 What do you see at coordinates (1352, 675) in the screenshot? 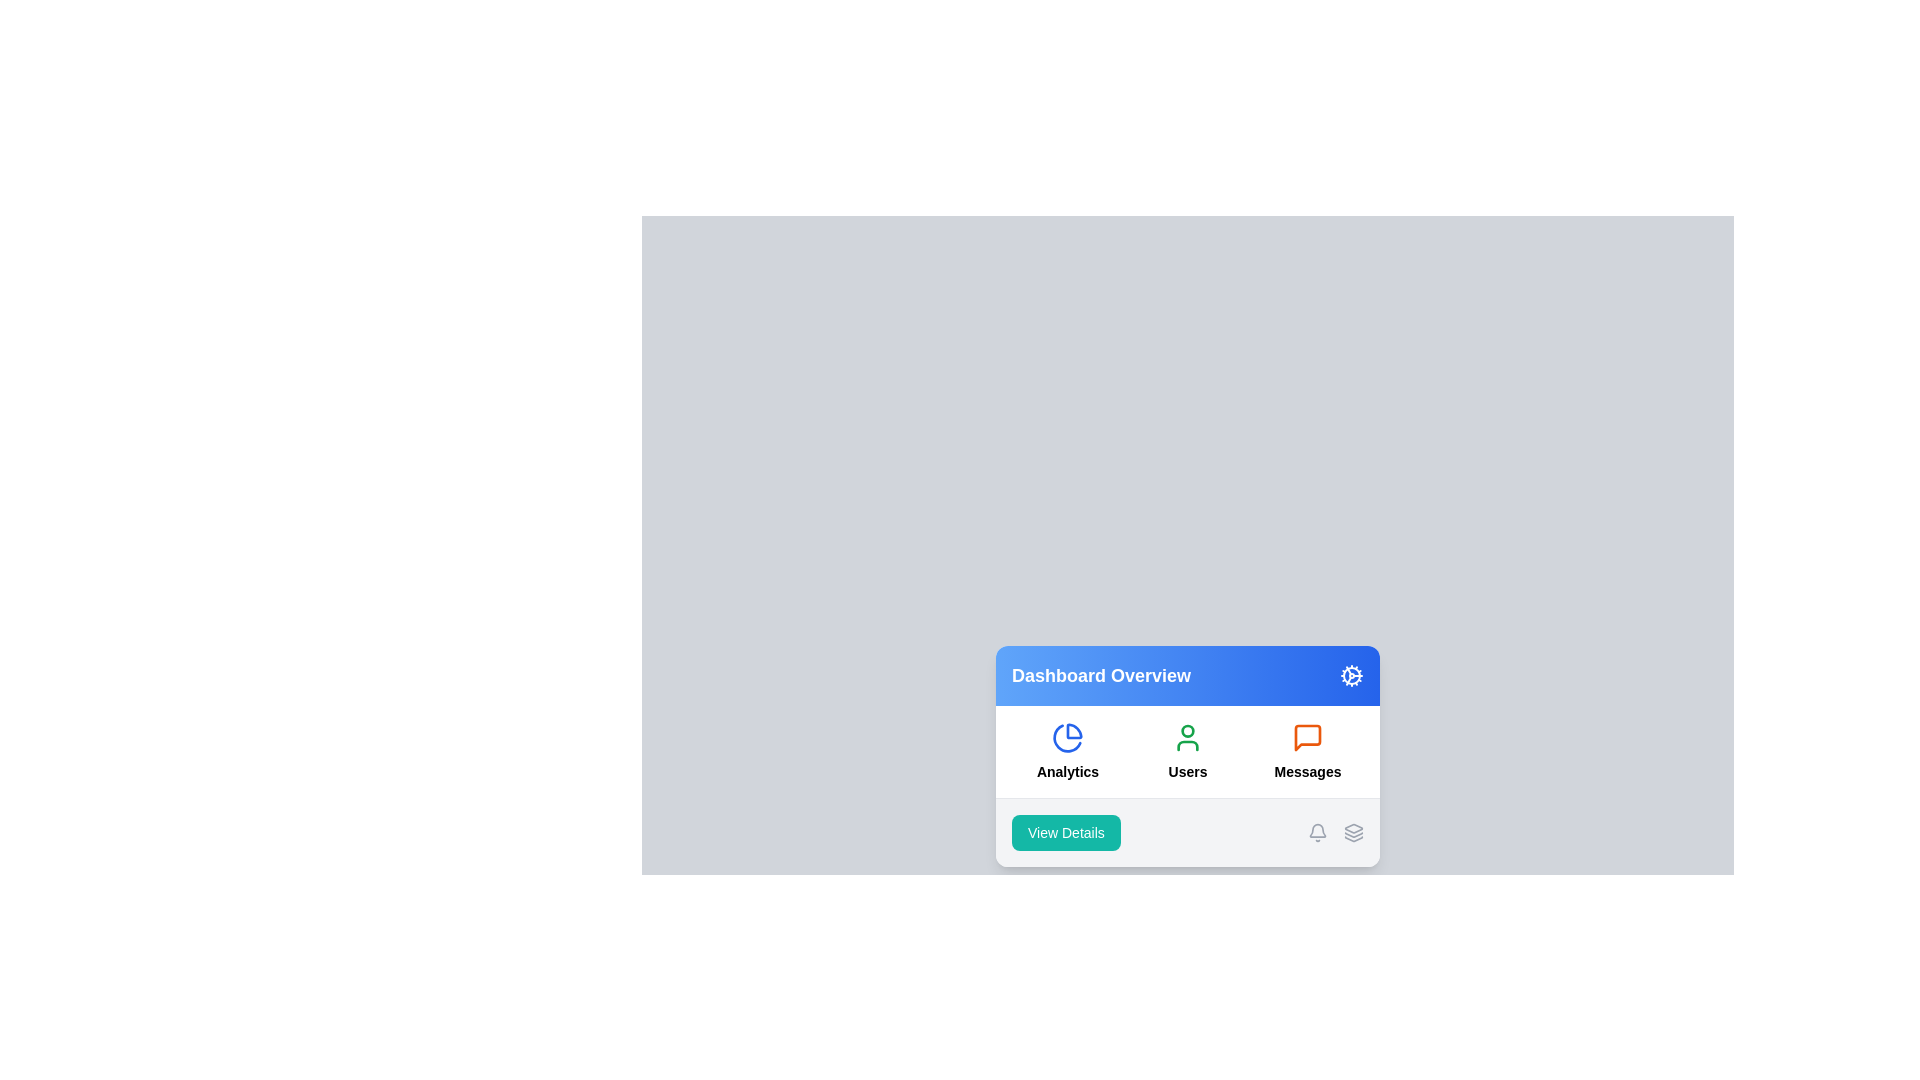
I see `the circular icon in the top-right corner of the 'Dashboard Overview' widget, which signifies settings or configuration functionality` at bounding box center [1352, 675].